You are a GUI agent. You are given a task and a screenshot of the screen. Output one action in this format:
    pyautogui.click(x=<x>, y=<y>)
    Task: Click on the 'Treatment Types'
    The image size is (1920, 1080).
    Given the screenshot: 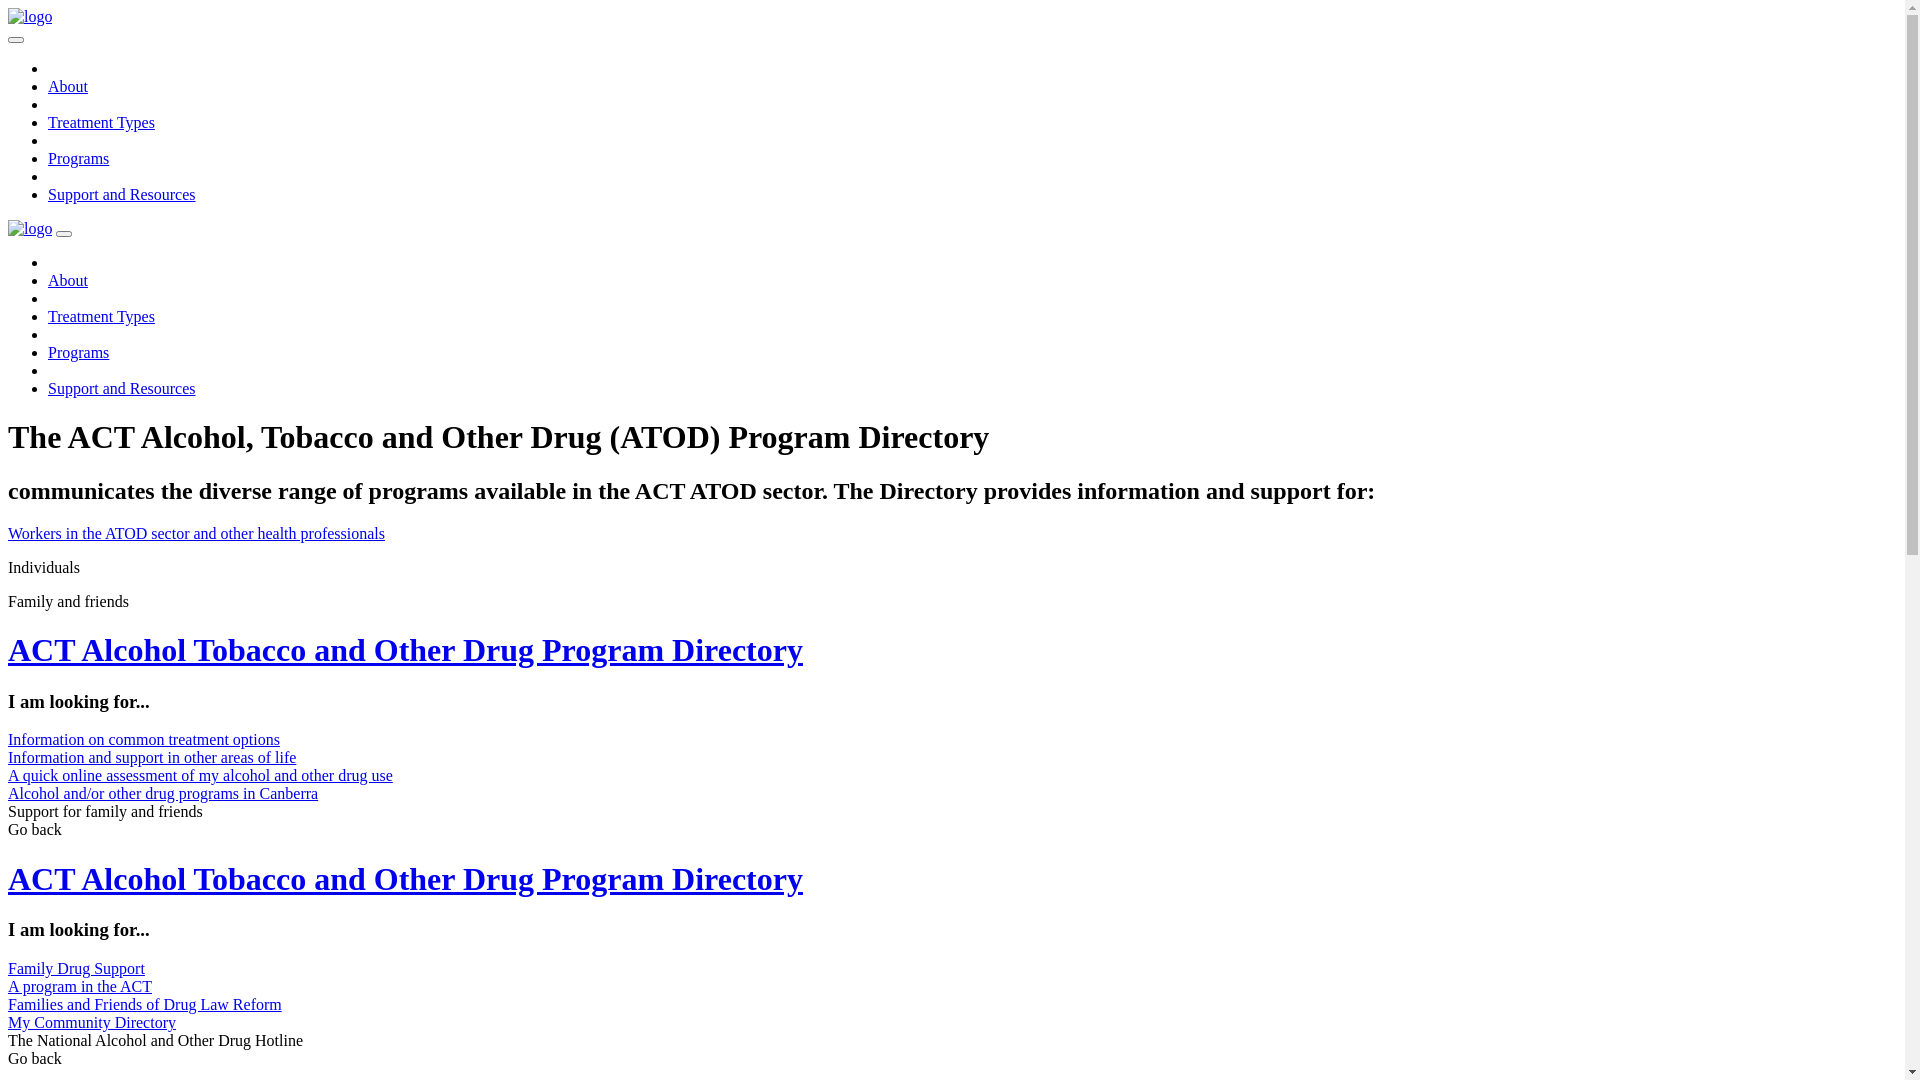 What is the action you would take?
    pyautogui.click(x=100, y=315)
    